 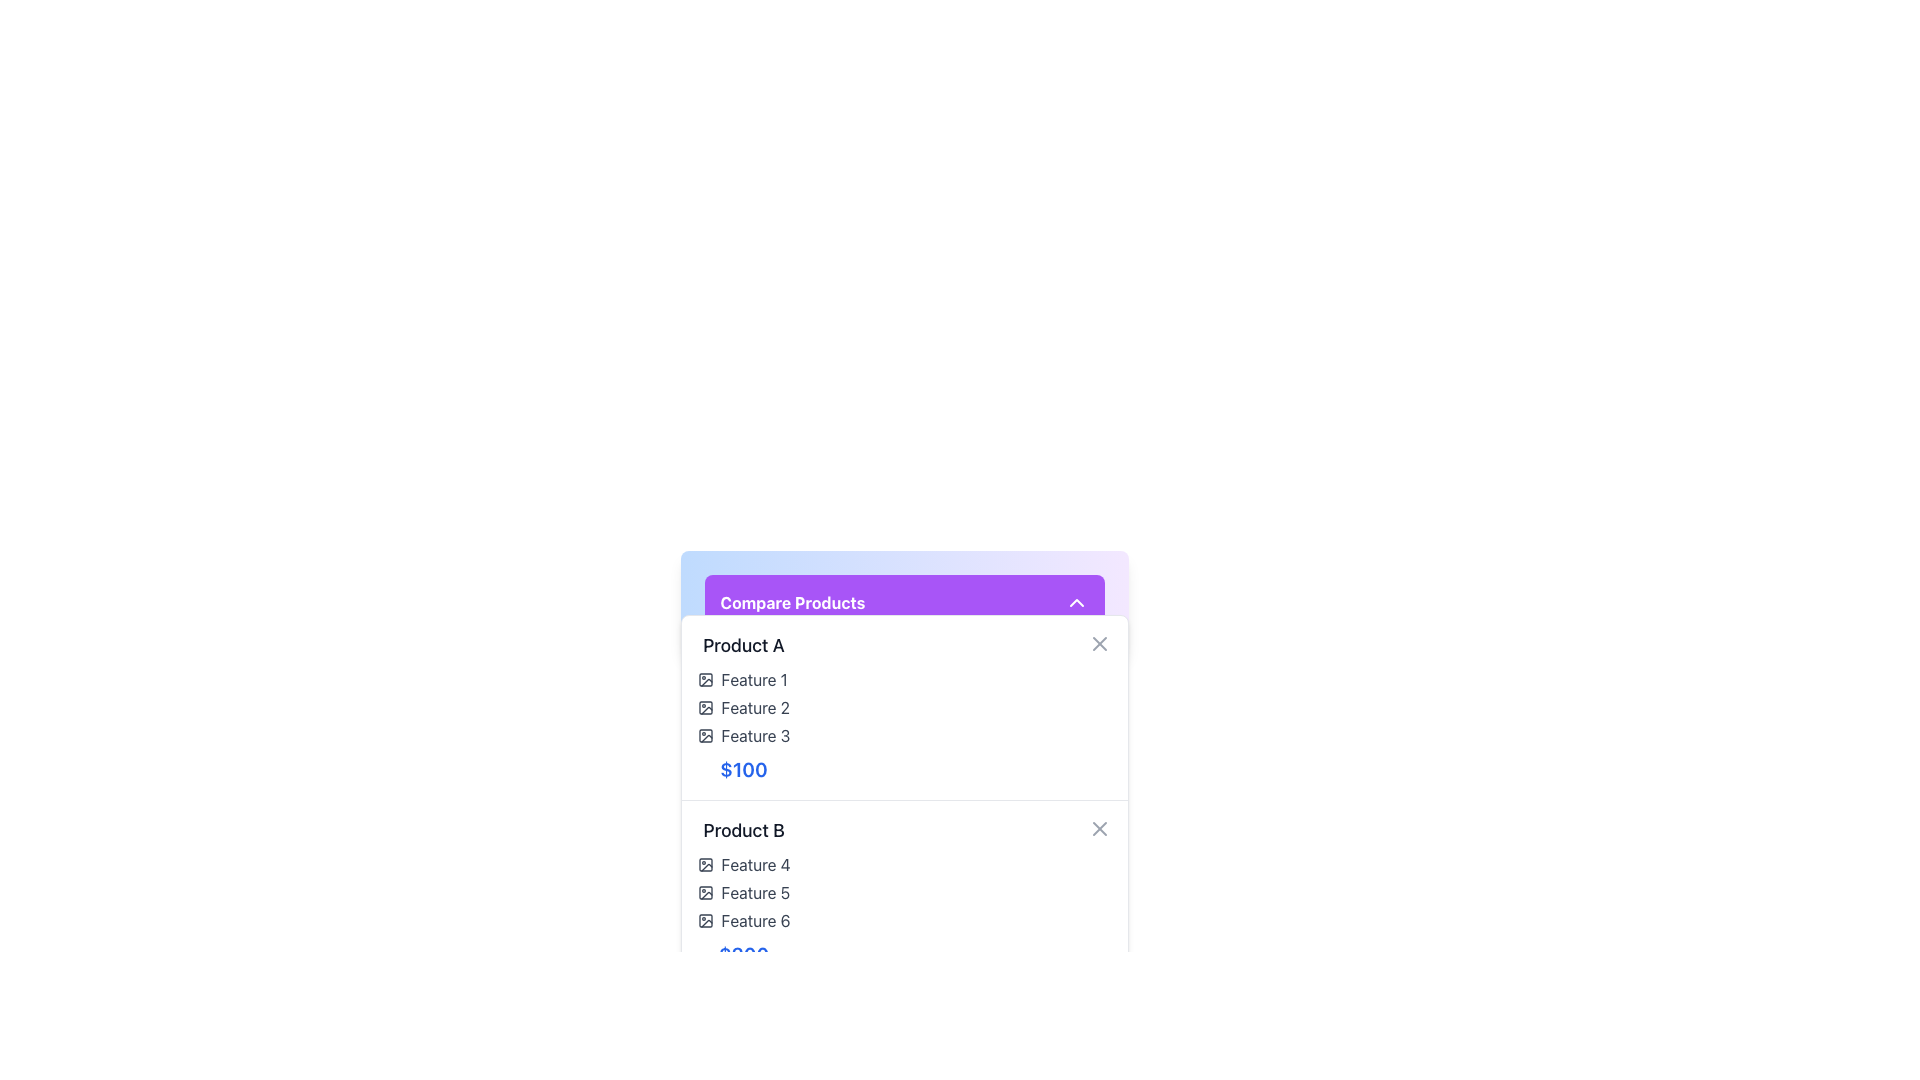 I want to click on the icon representing 'Feature 6' located in the 'Product B' section, positioned to the left of the 'Feature 6' text, so click(x=705, y=921).